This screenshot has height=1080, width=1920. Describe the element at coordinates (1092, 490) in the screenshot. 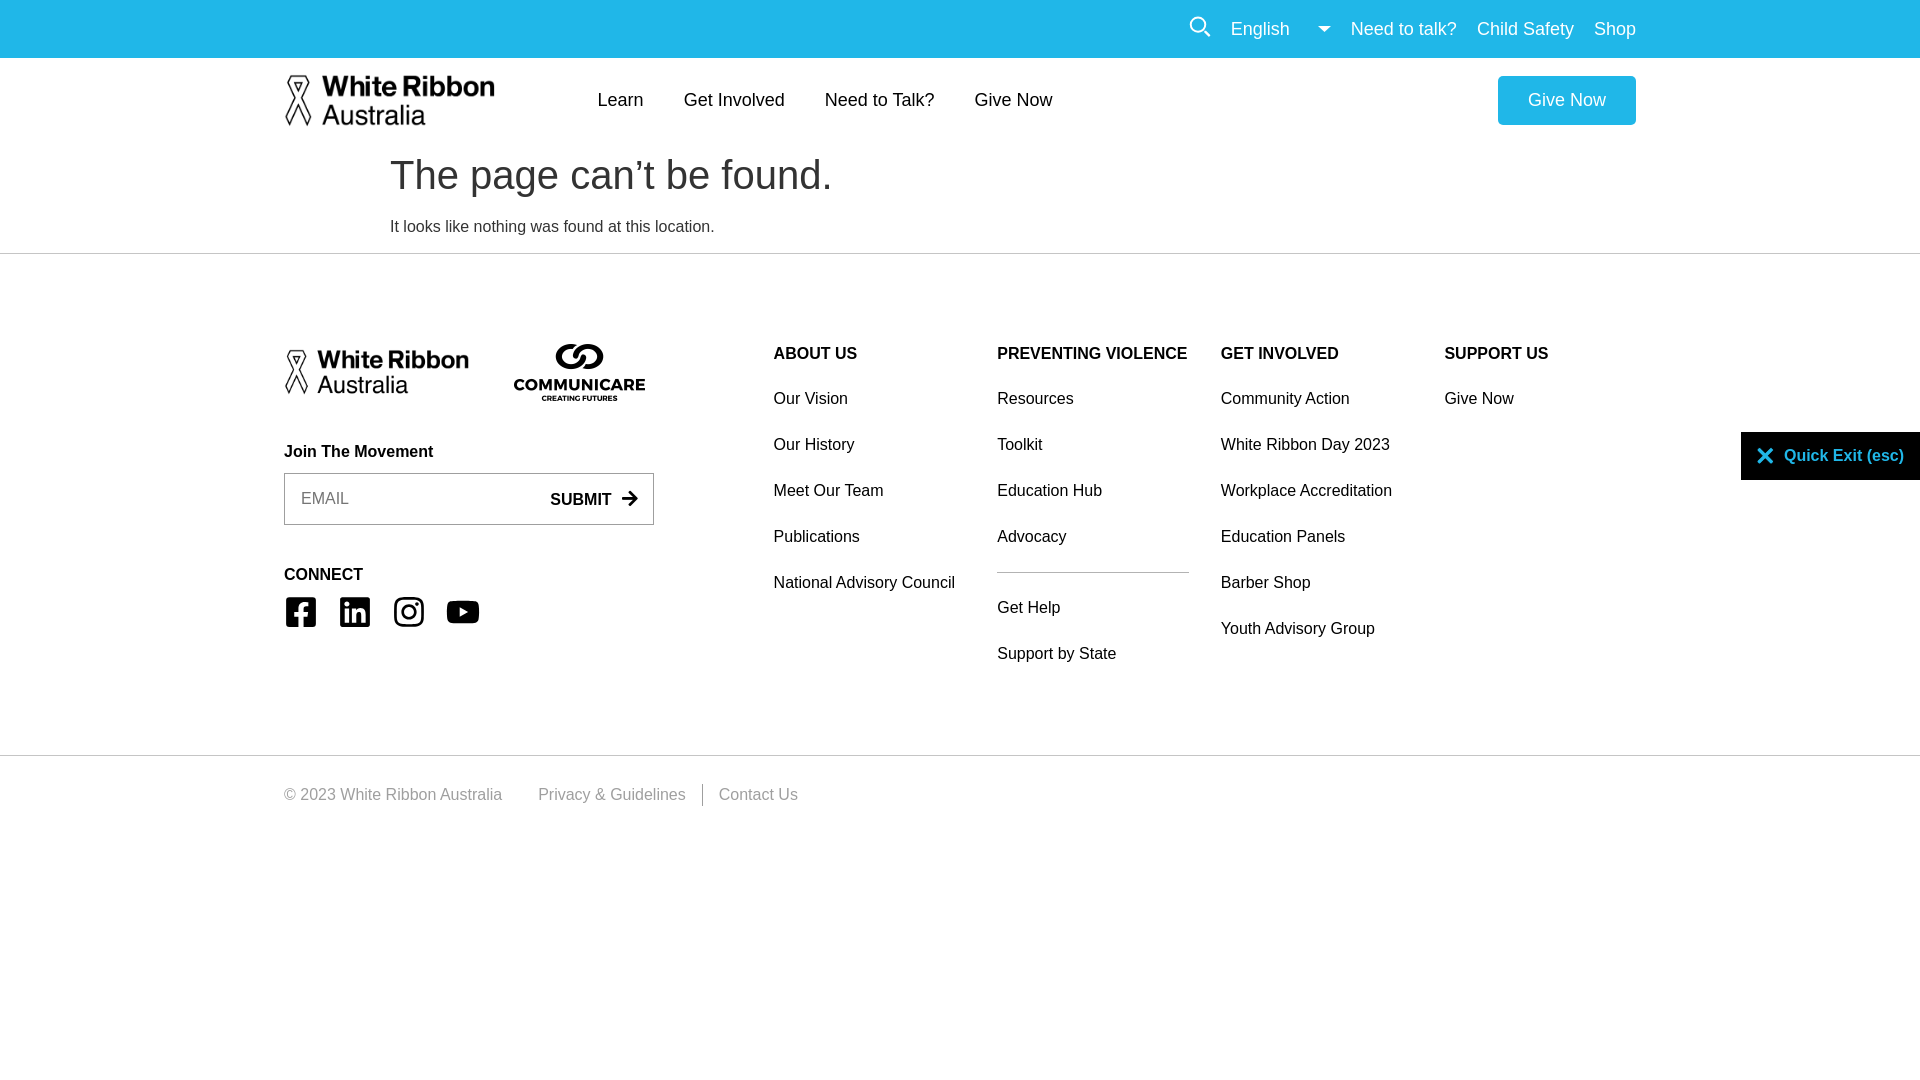

I see `'Education Hub'` at that location.